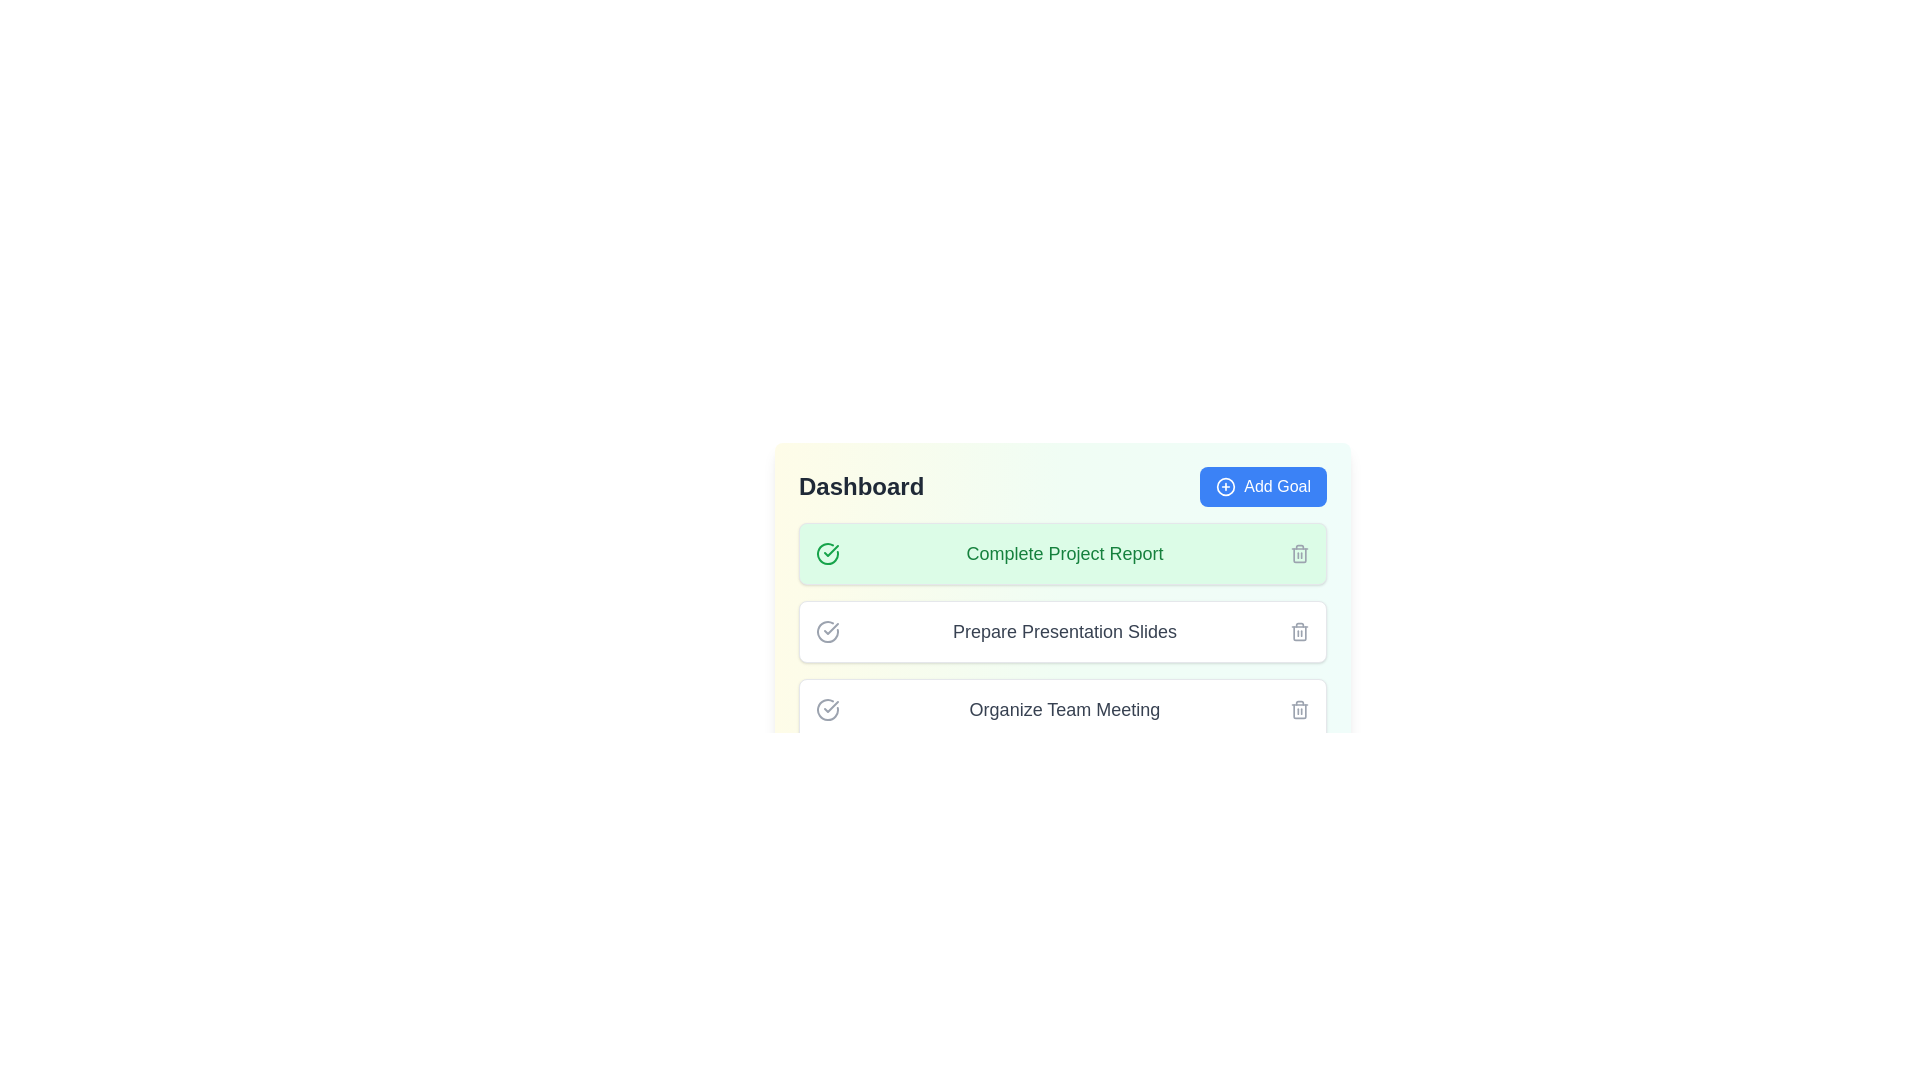 This screenshot has height=1080, width=1920. What do you see at coordinates (1261, 486) in the screenshot?
I see `the 'Add Goal' button to add a new goal` at bounding box center [1261, 486].